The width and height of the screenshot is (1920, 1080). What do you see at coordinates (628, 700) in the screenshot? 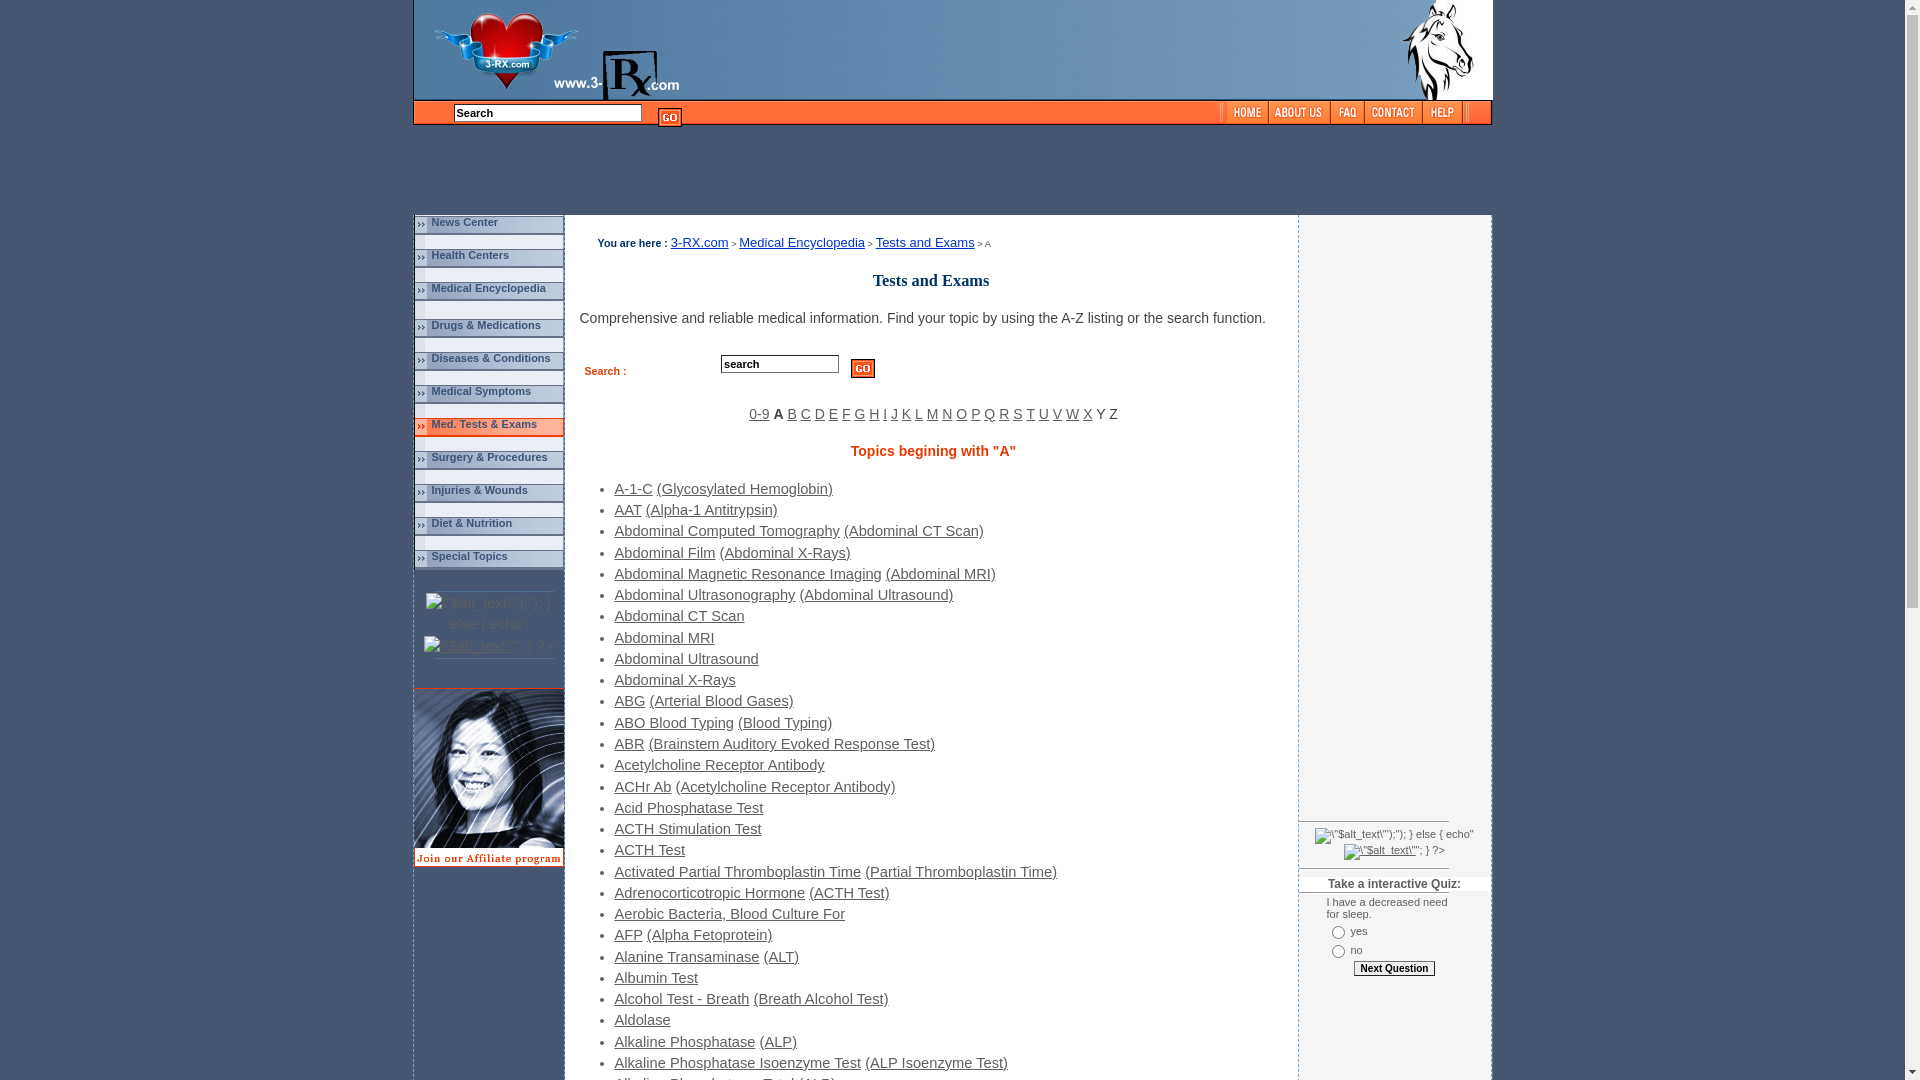
I see `'ABG'` at bounding box center [628, 700].